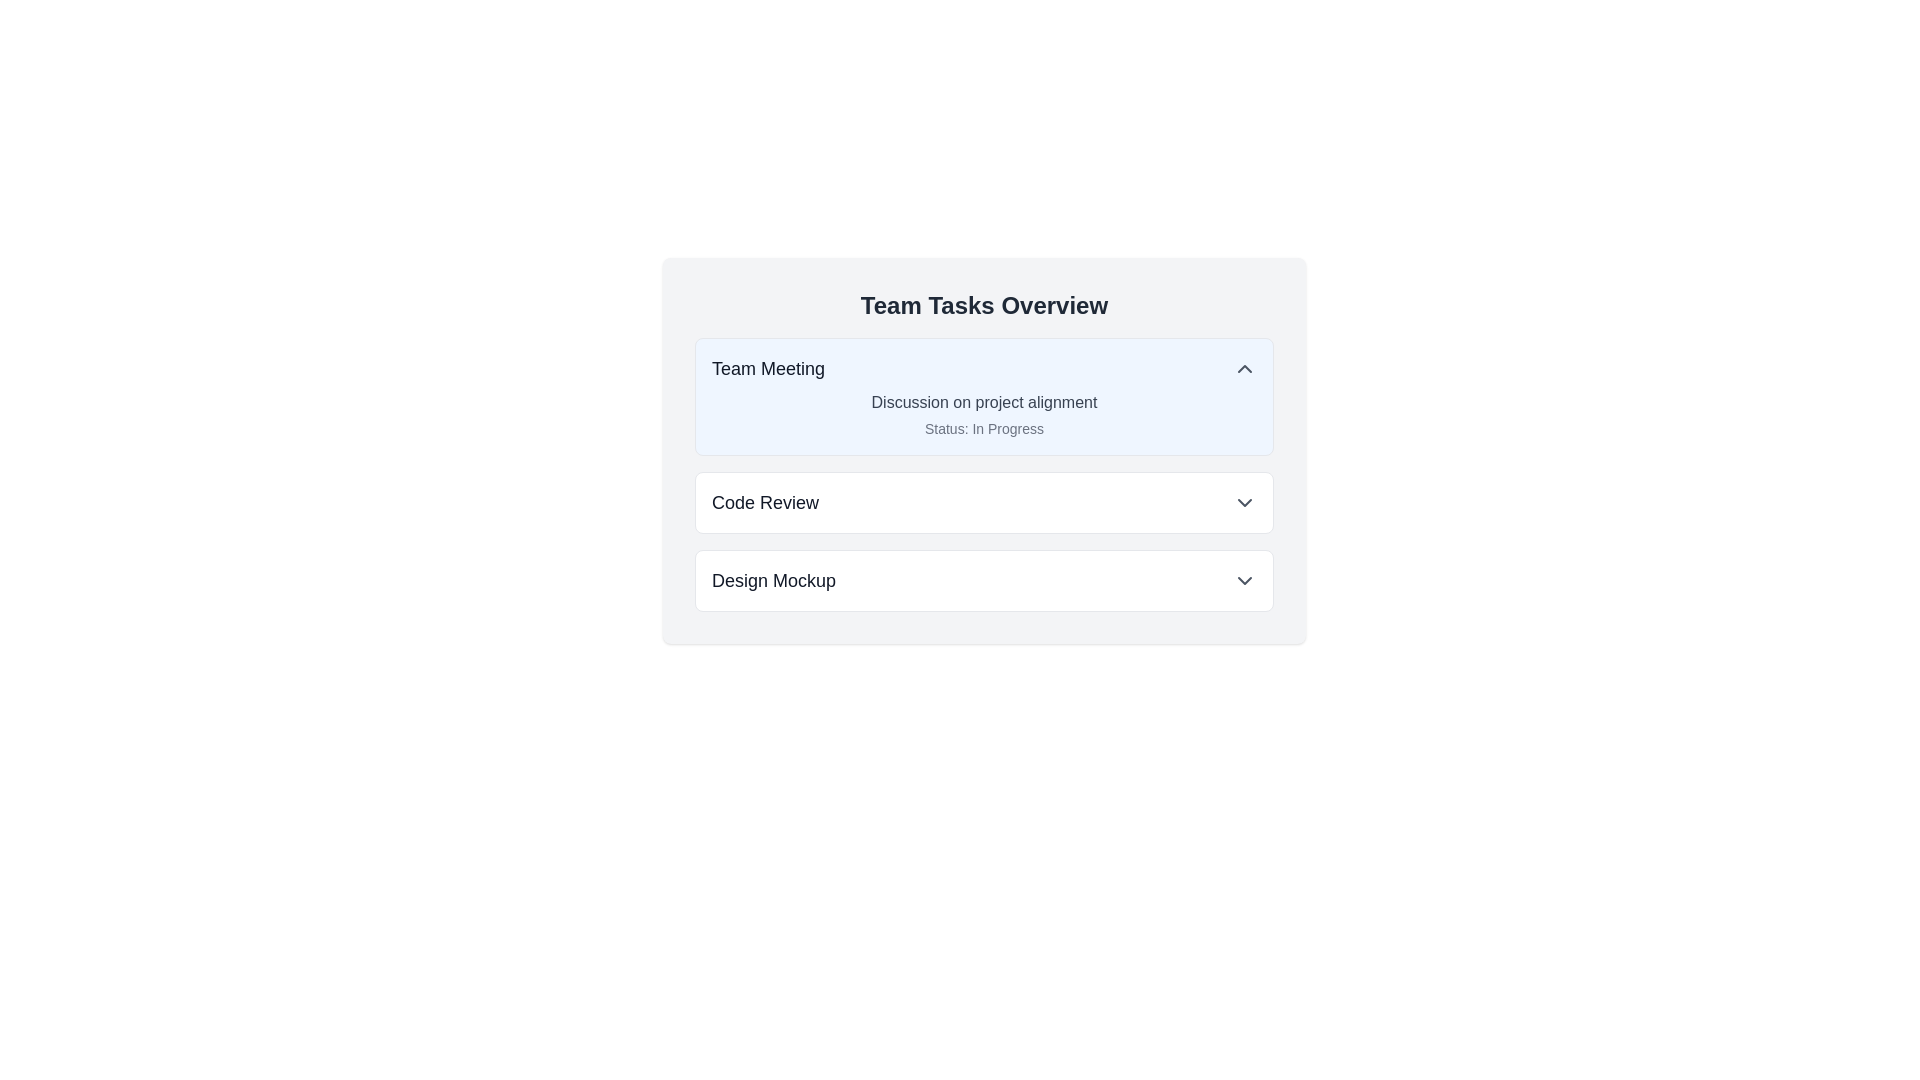 The height and width of the screenshot is (1080, 1920). Describe the element at coordinates (984, 427) in the screenshot. I see `the status indicator text label located beneath the 'Discussion on project alignment' text in the 'Team Meeting' section` at that location.